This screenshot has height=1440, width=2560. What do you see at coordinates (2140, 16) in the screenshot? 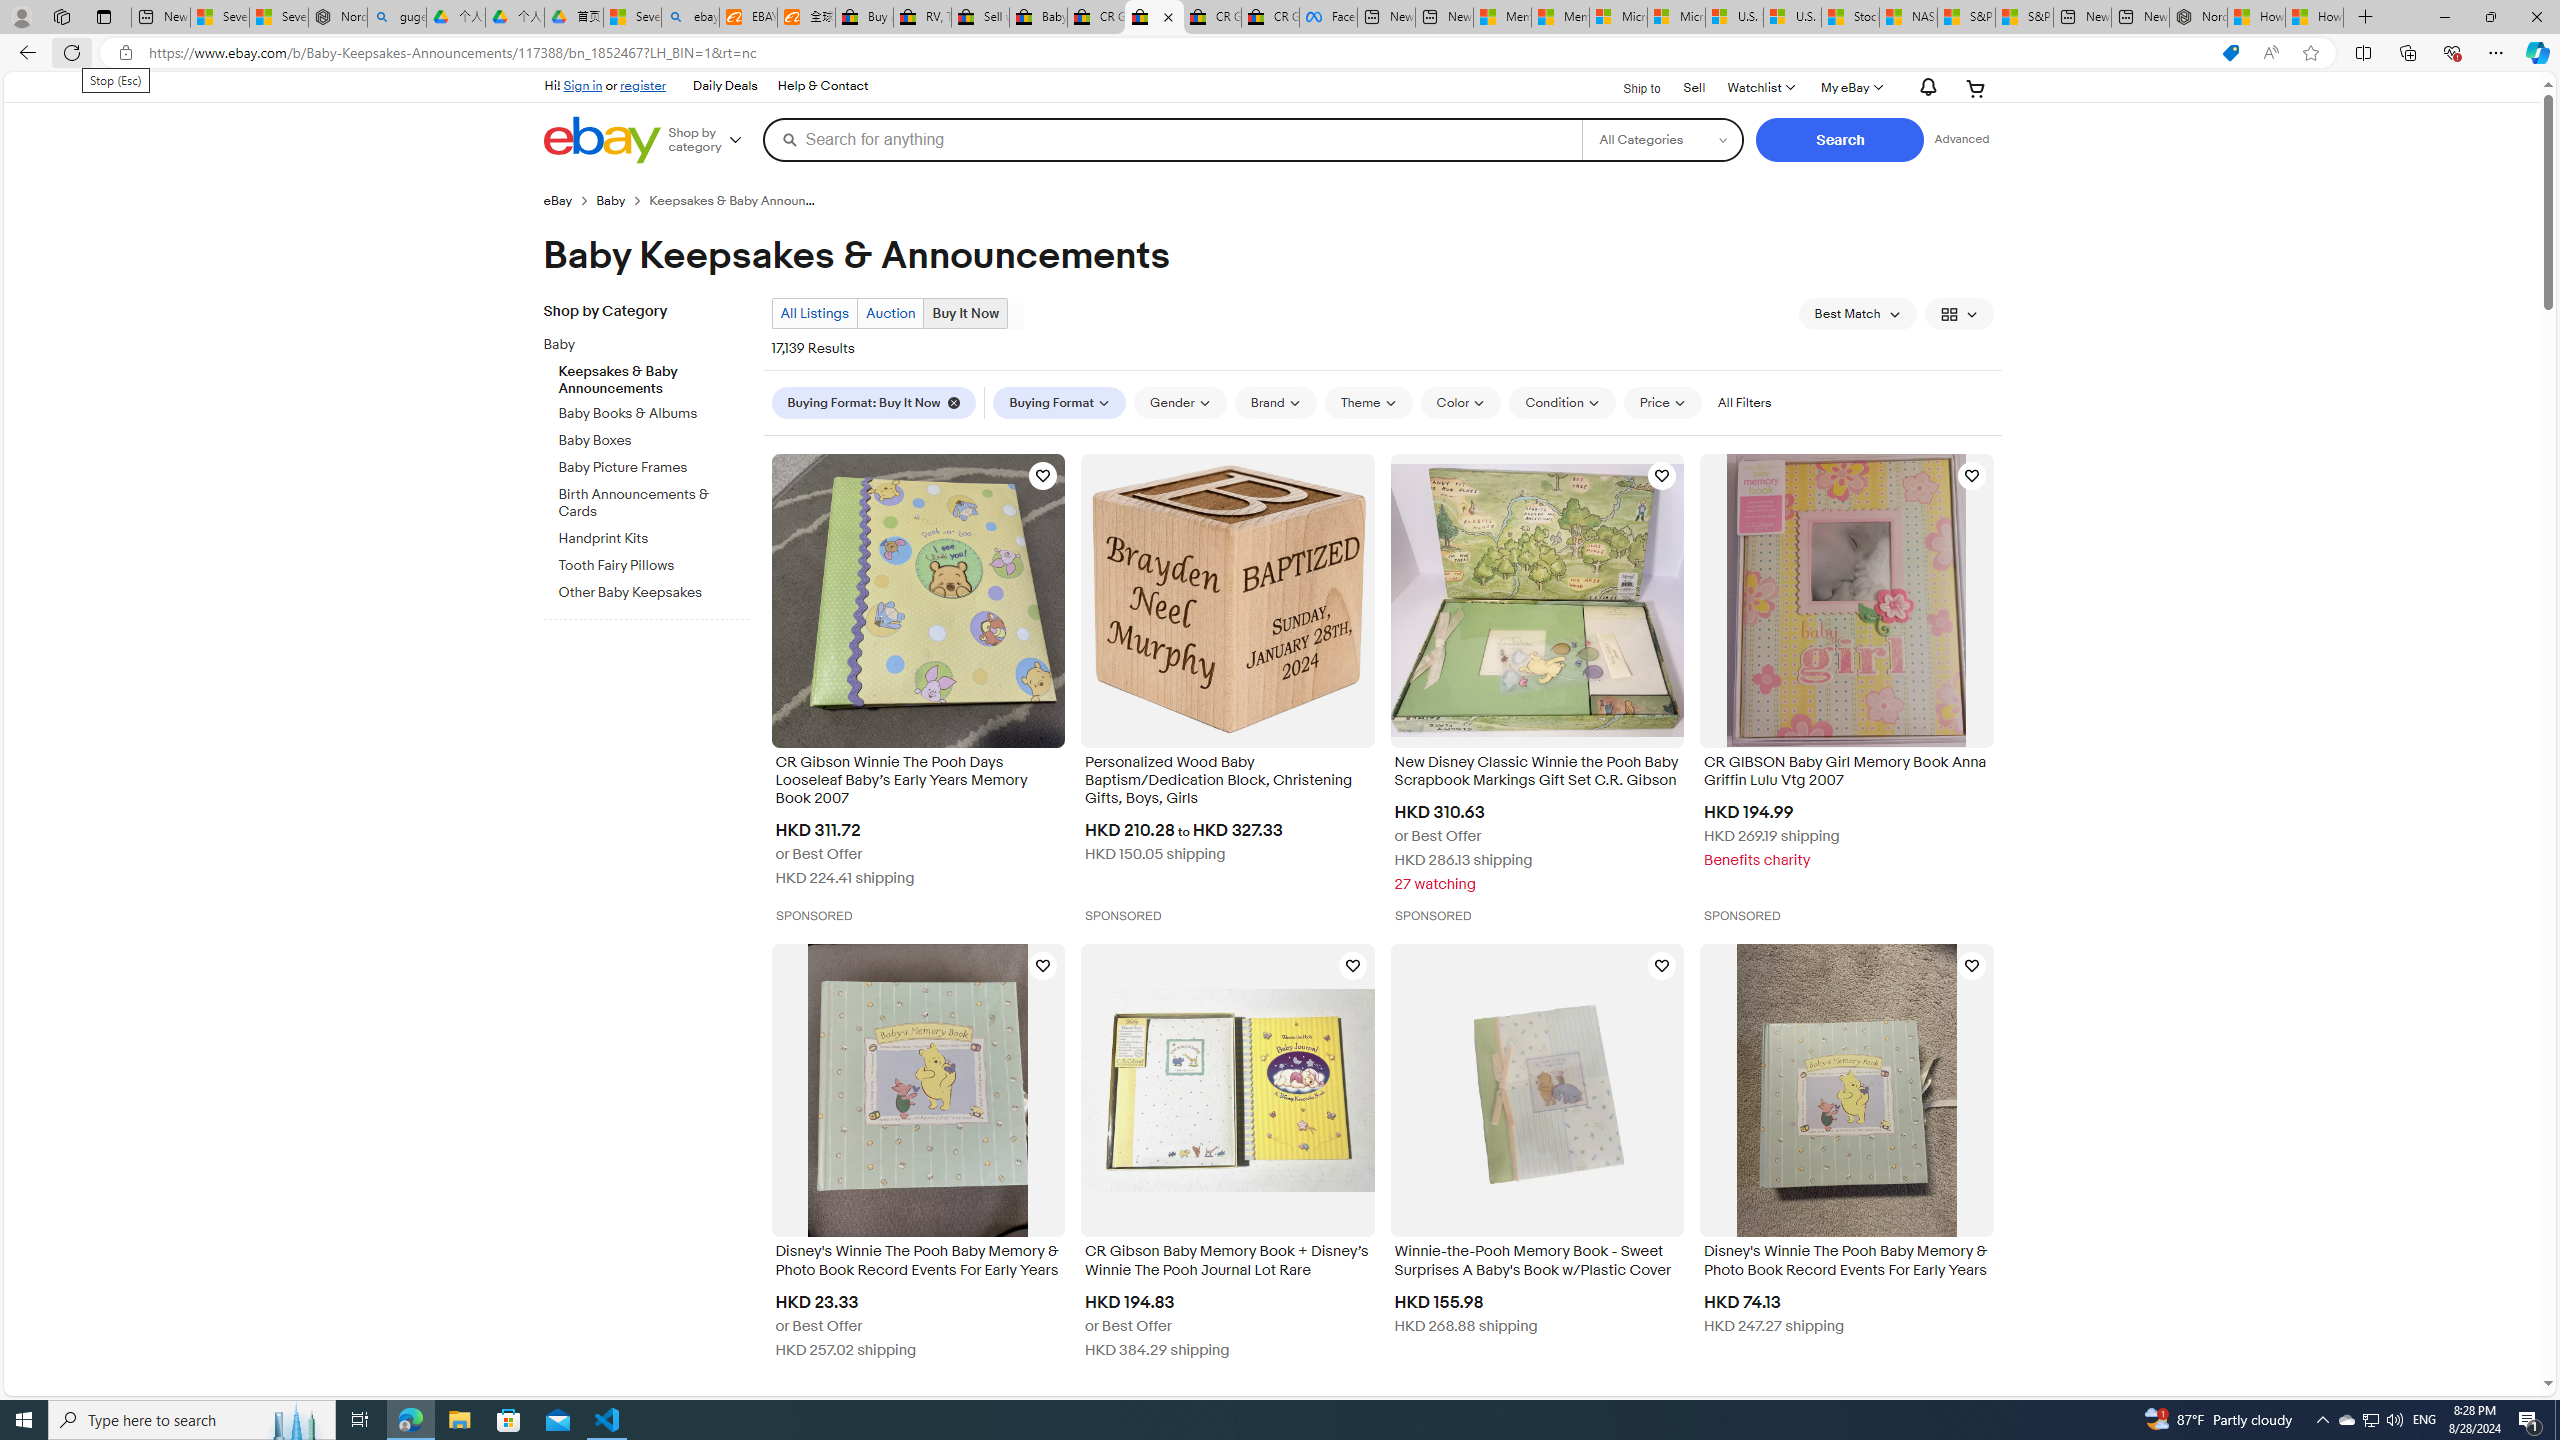
I see `'New tab'` at bounding box center [2140, 16].